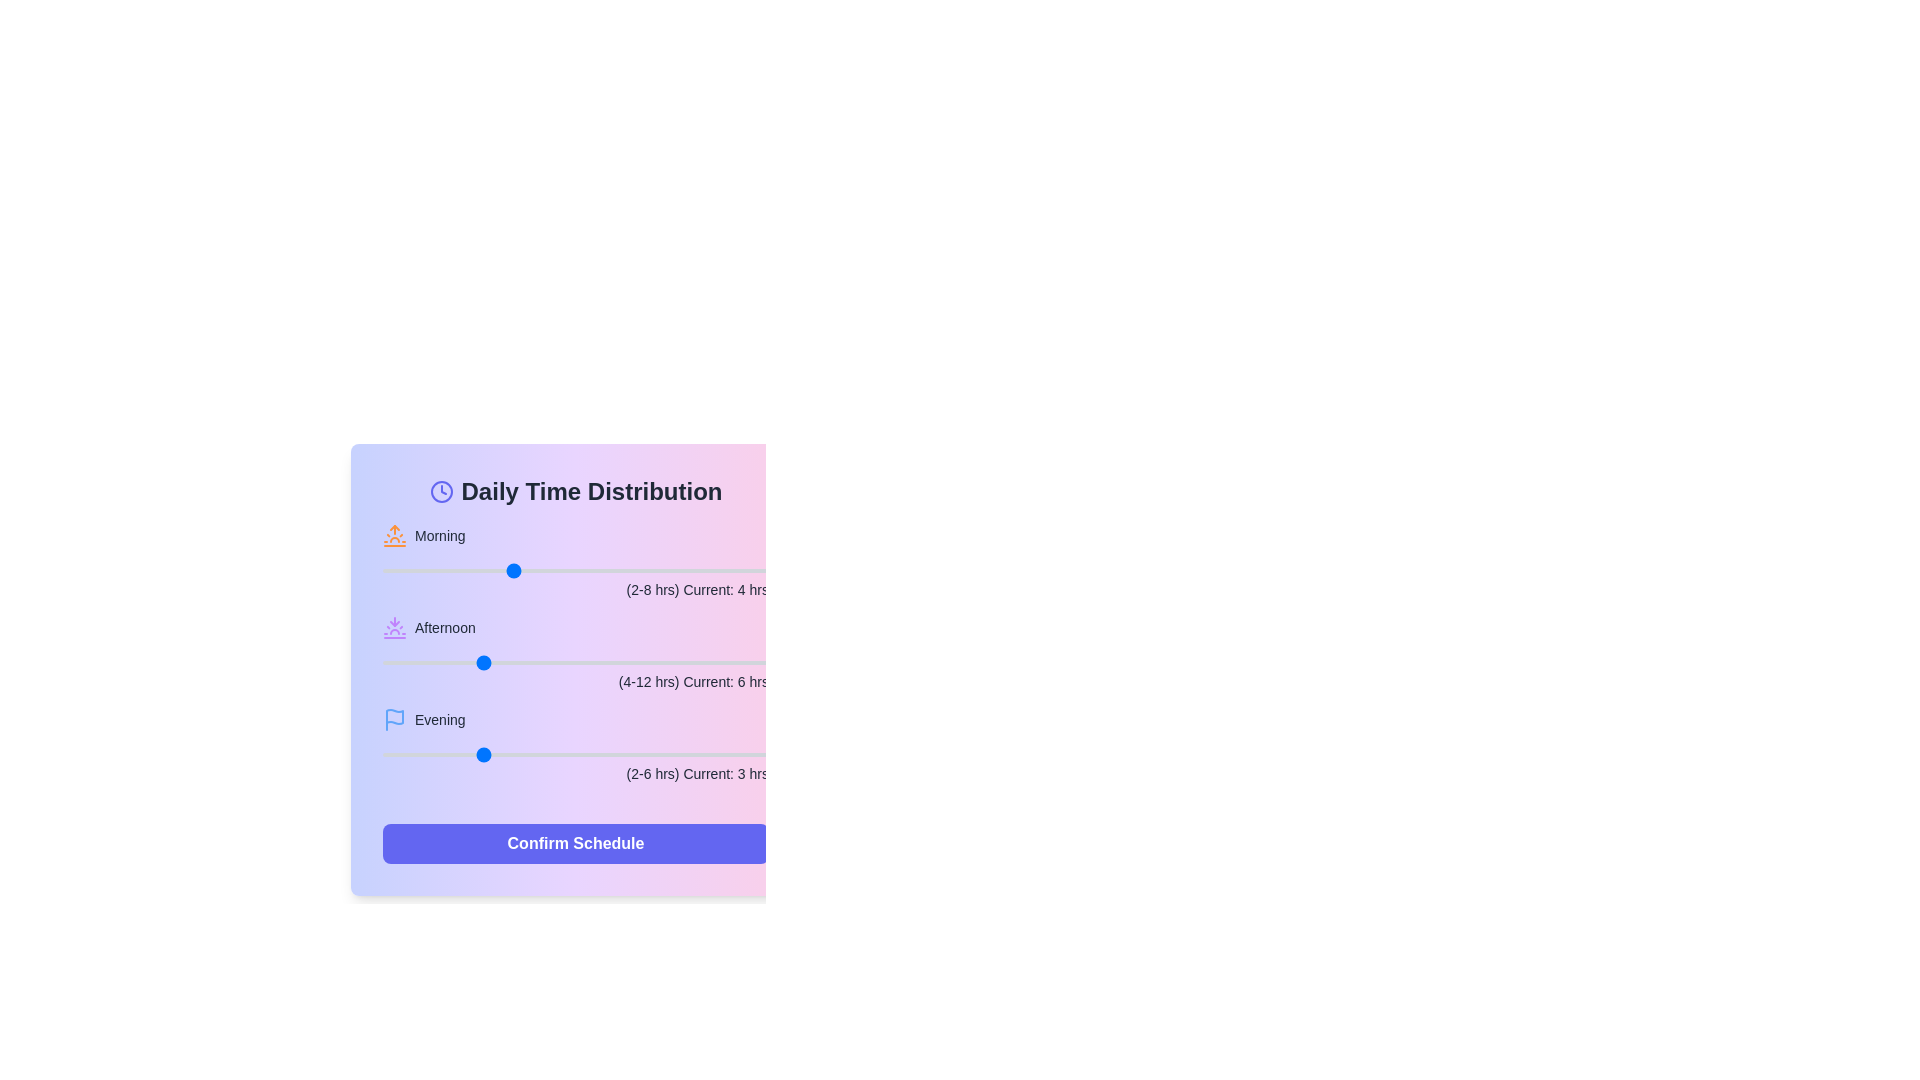 The height and width of the screenshot is (1080, 1920). I want to click on the evening time allocation, so click(478, 755).